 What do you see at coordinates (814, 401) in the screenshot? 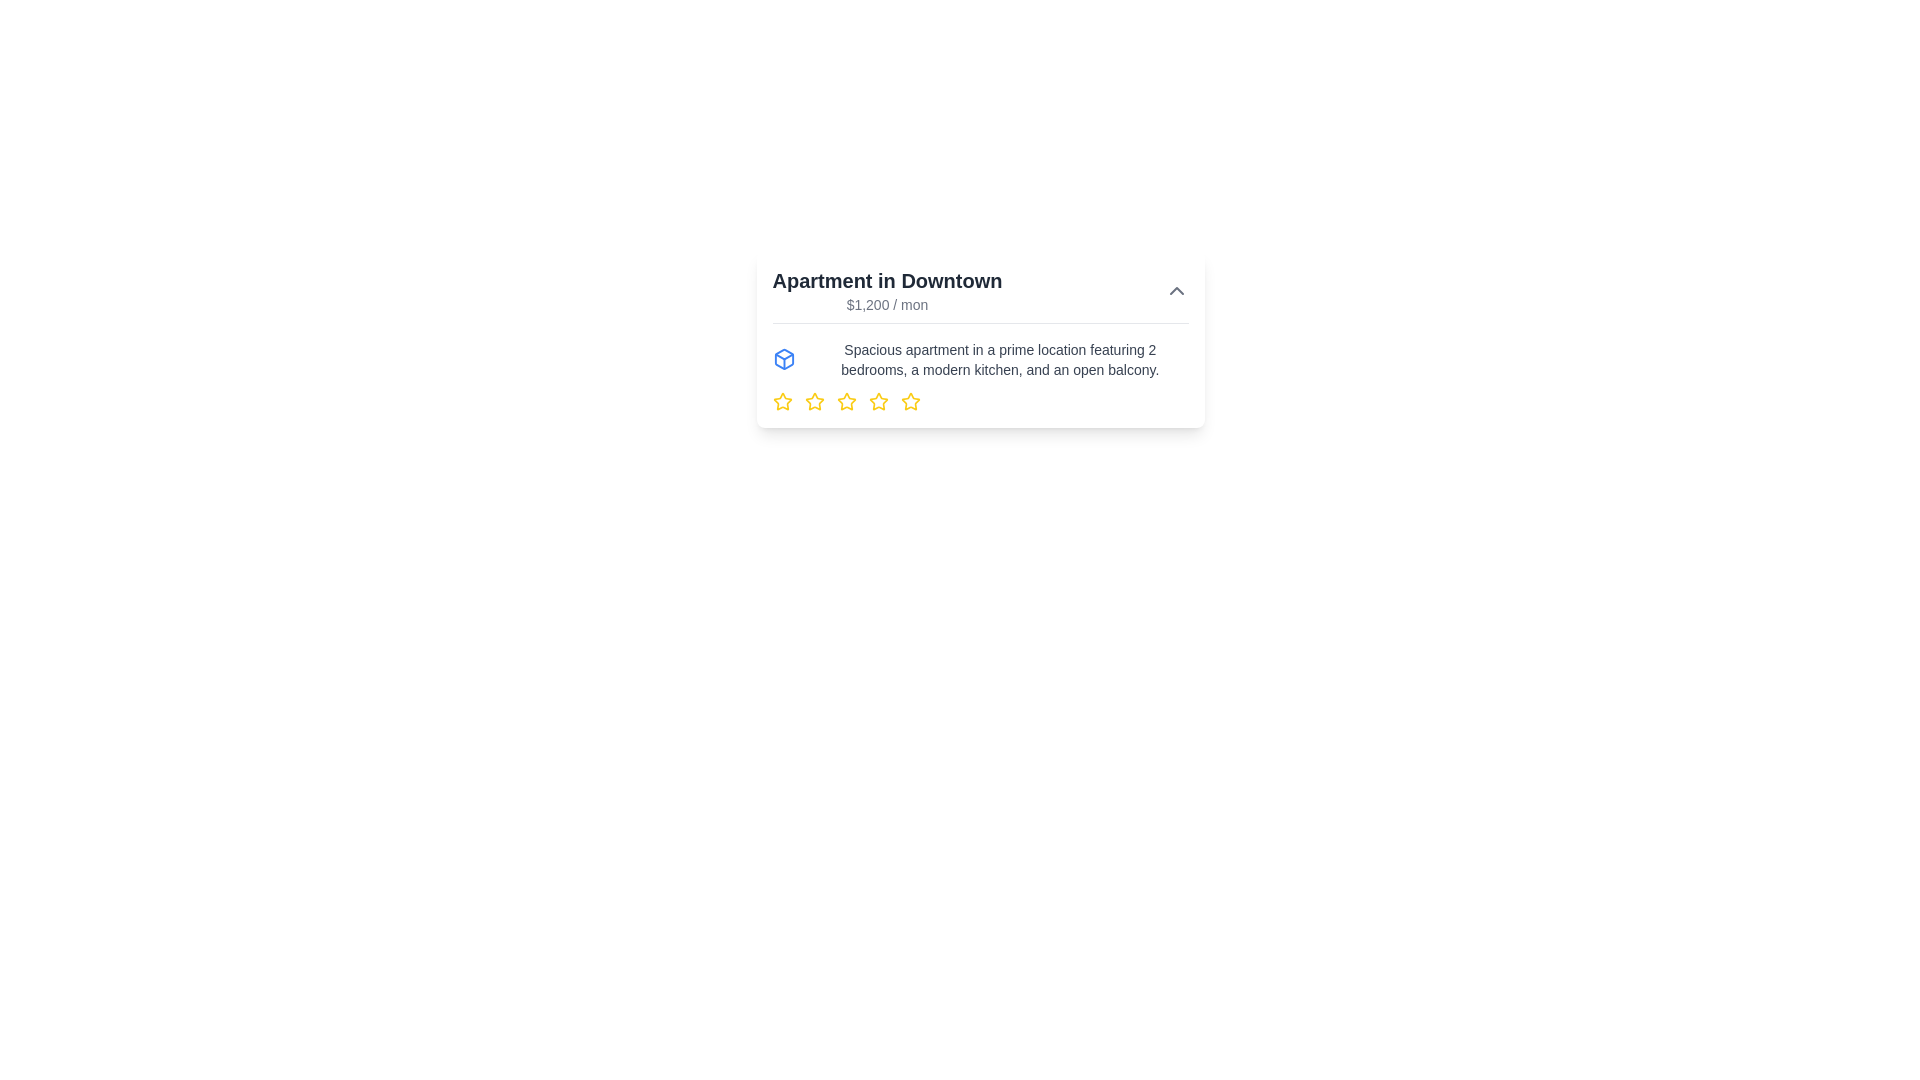
I see `the third star icon representing a rating level in the apartment listing, located below the description text` at bounding box center [814, 401].